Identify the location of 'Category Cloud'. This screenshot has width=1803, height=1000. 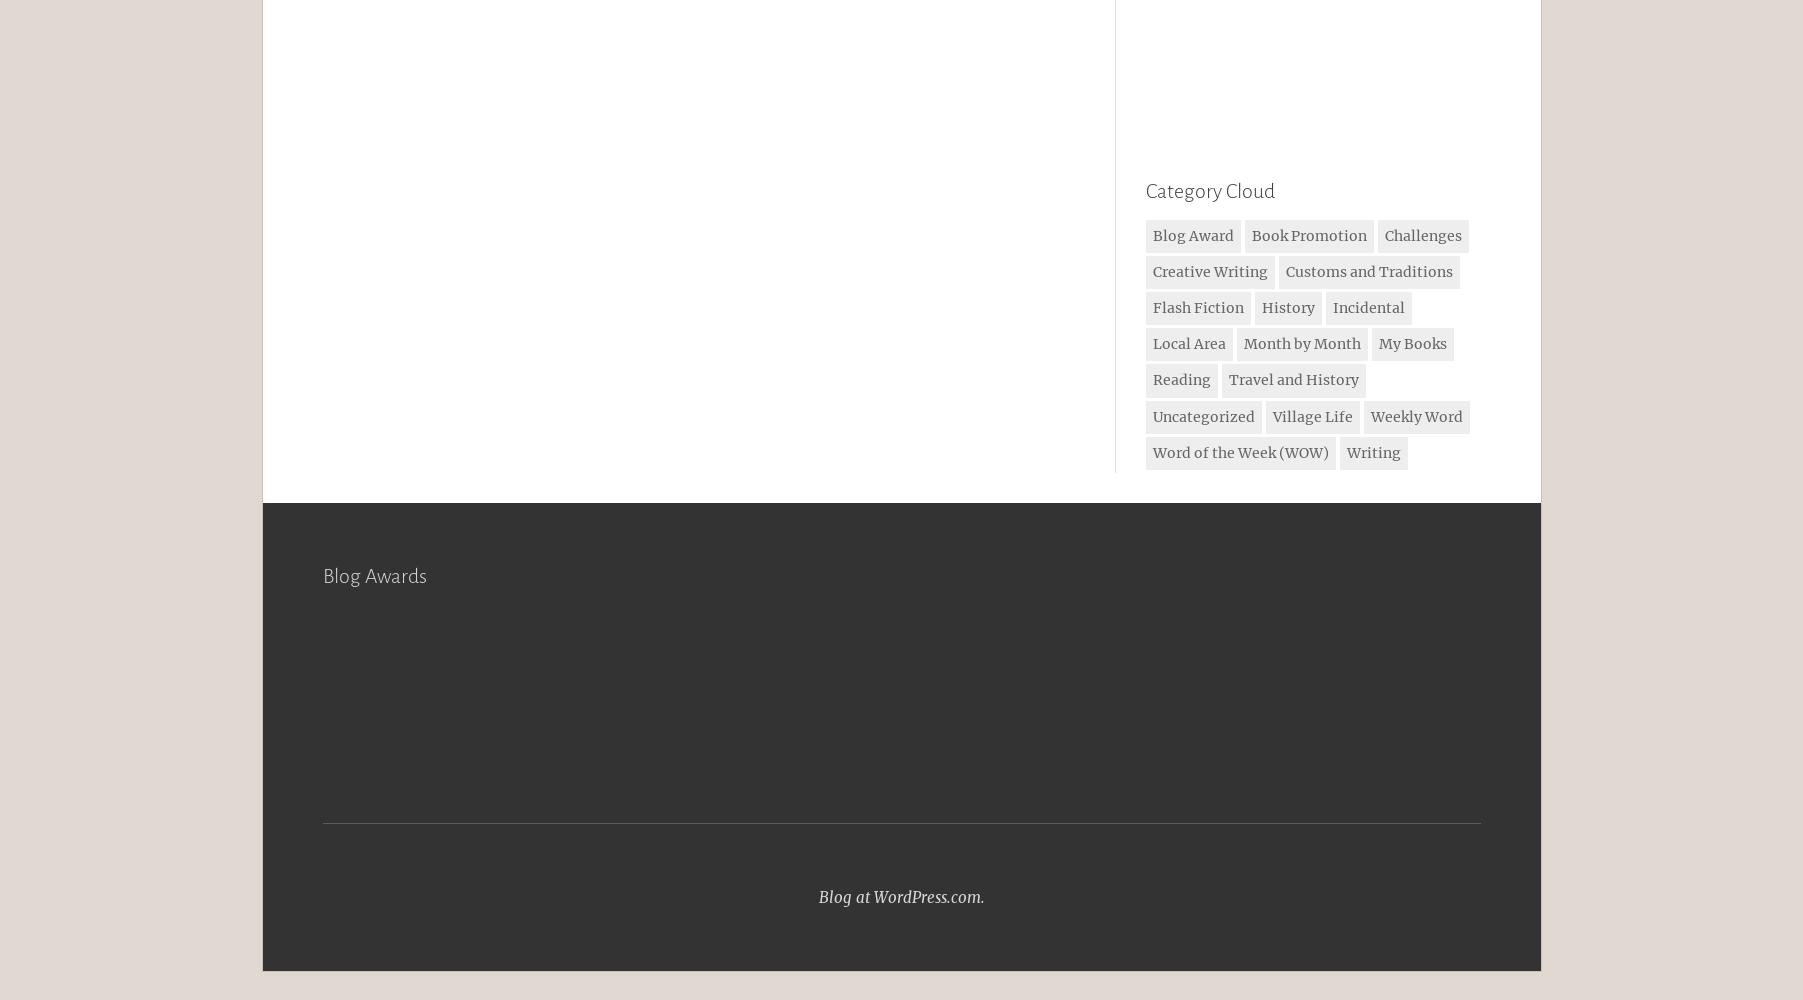
(1208, 190).